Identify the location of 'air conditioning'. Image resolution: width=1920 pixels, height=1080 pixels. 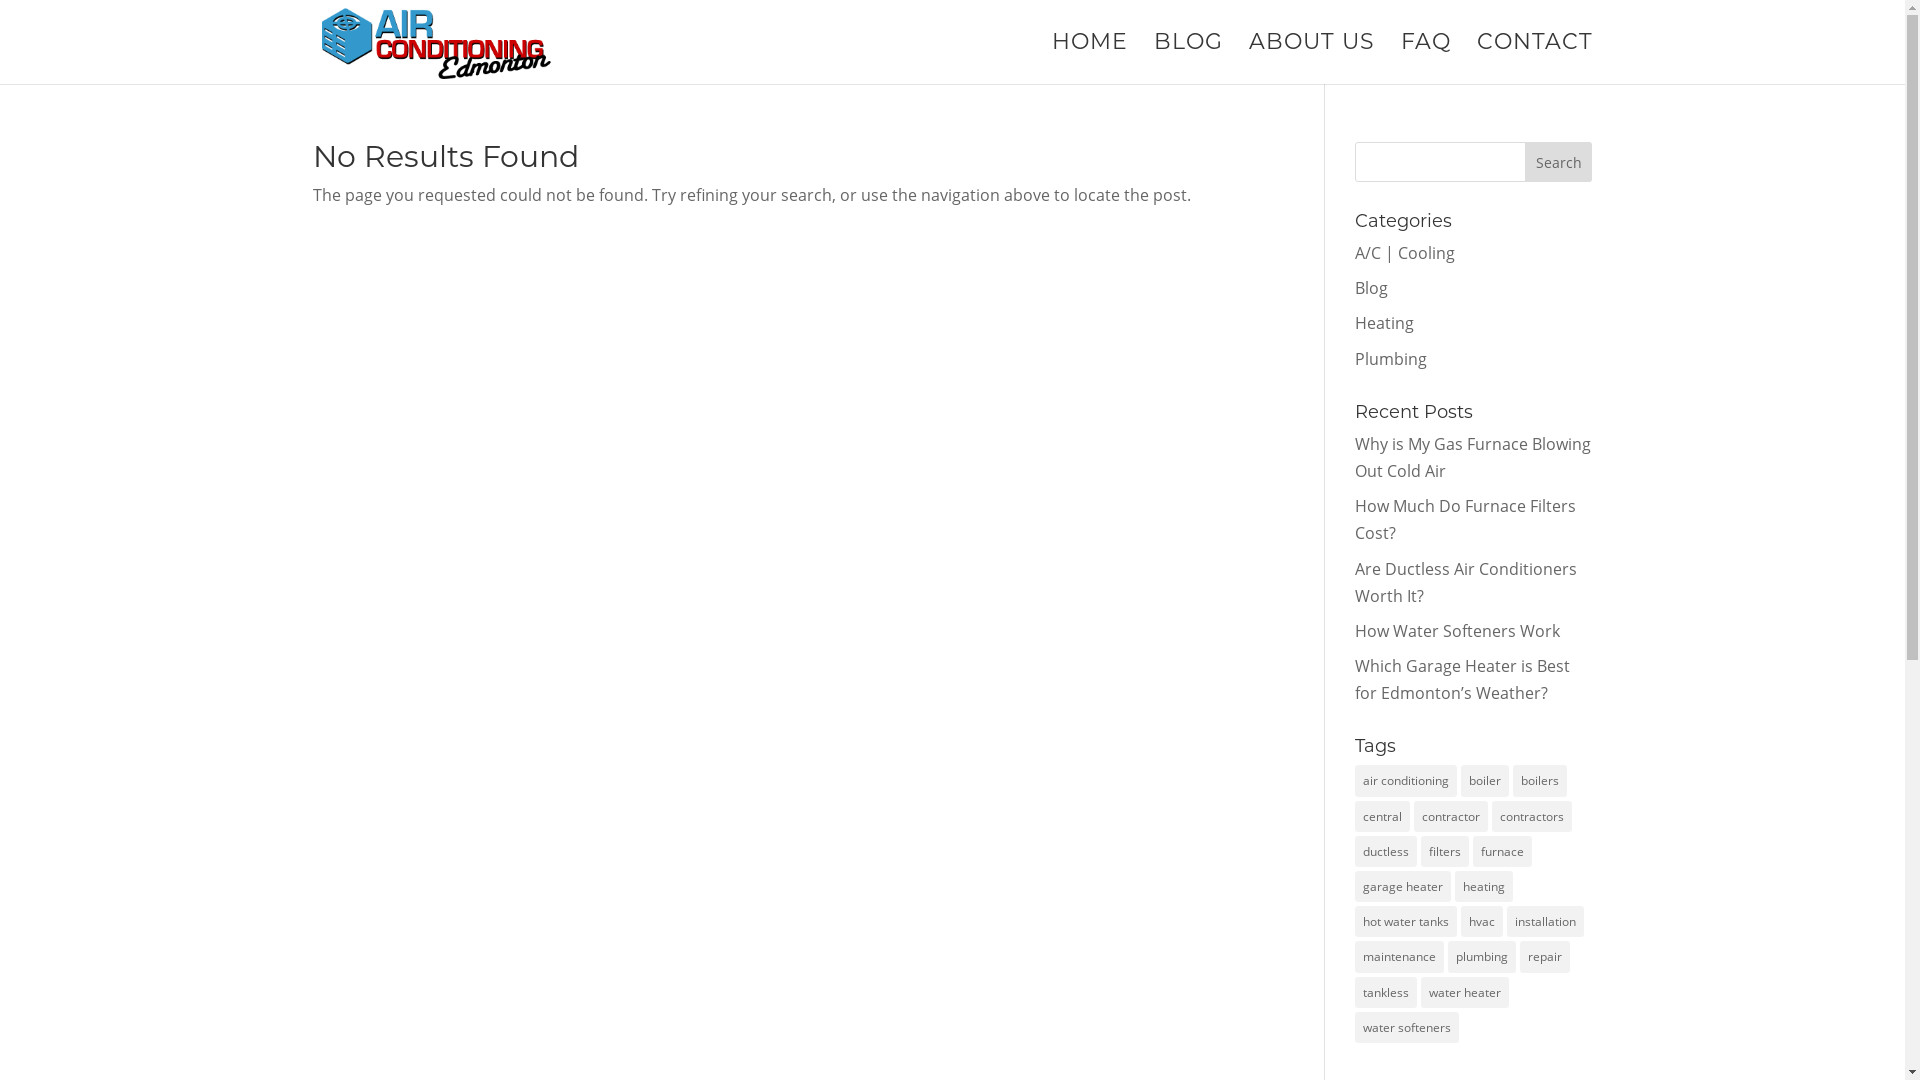
(1405, 779).